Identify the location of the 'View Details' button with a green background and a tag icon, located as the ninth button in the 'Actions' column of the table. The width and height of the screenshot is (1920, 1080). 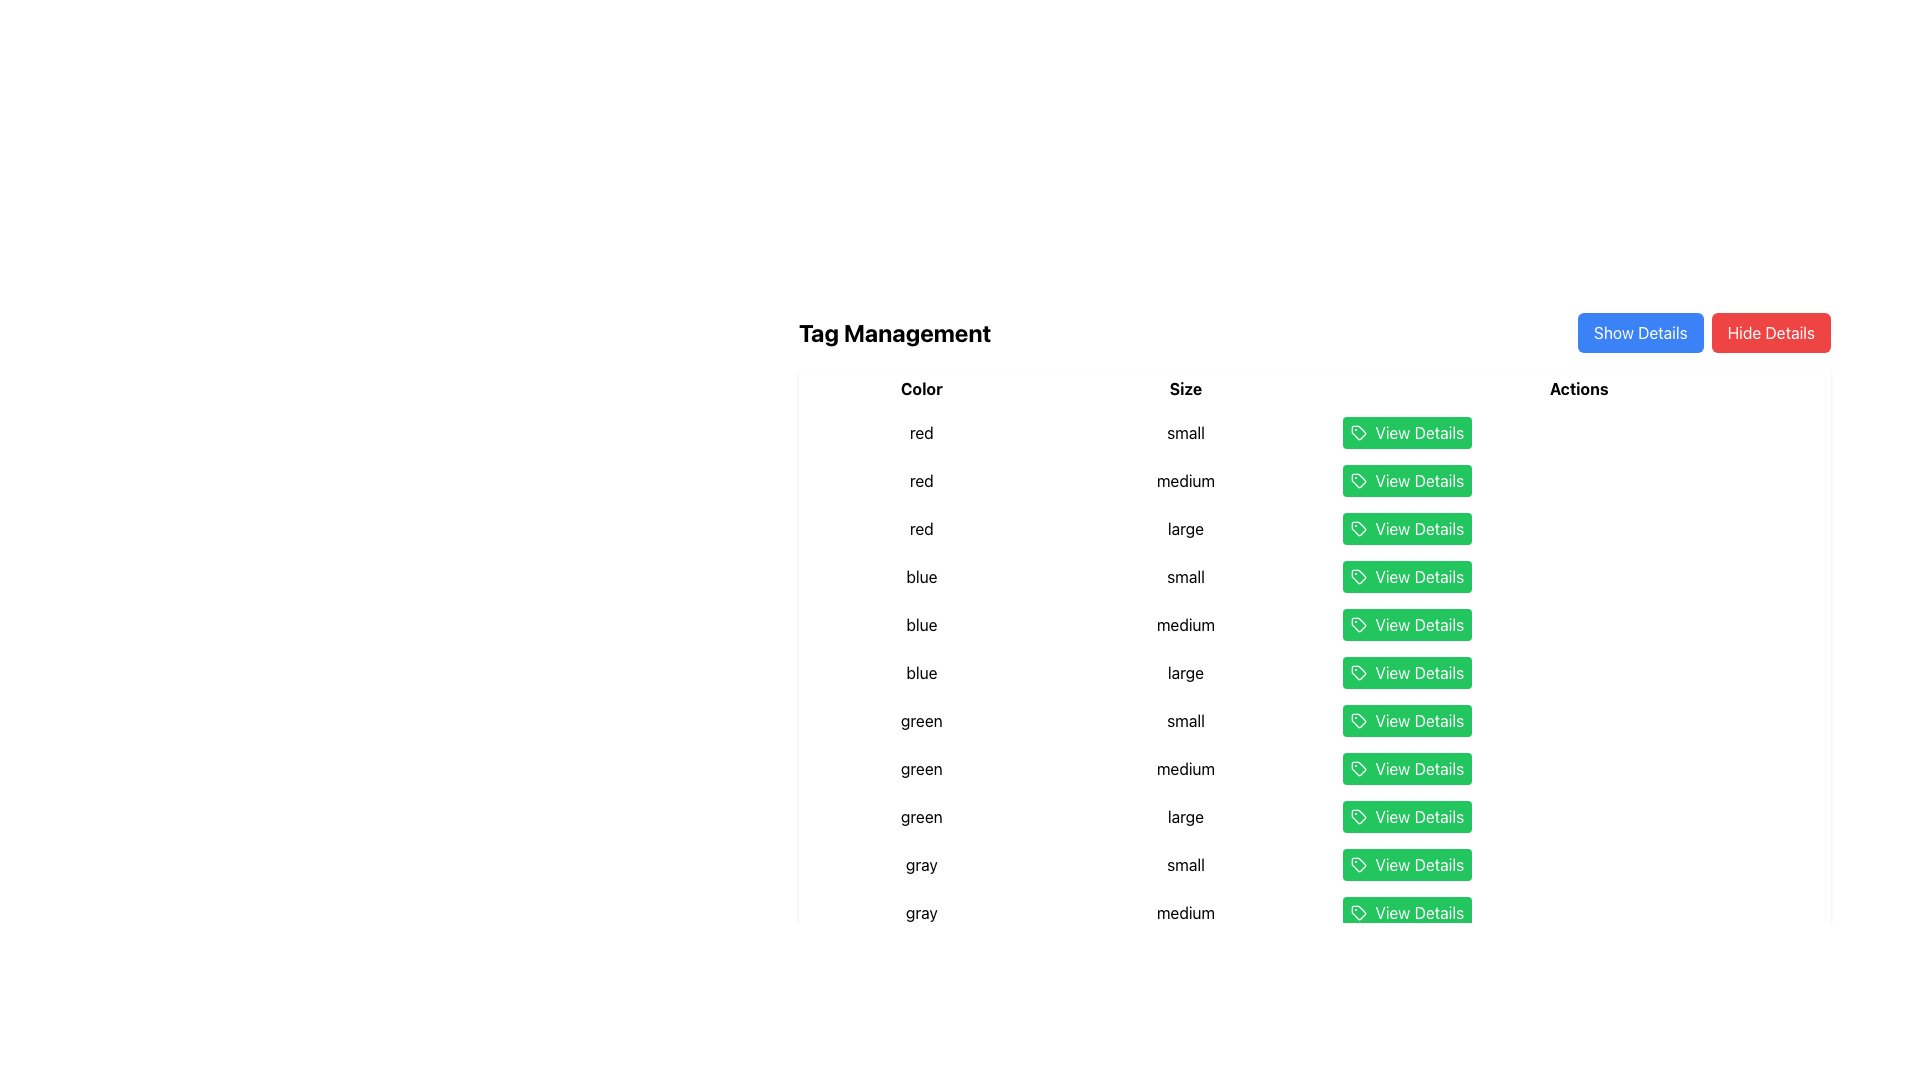
(1406, 863).